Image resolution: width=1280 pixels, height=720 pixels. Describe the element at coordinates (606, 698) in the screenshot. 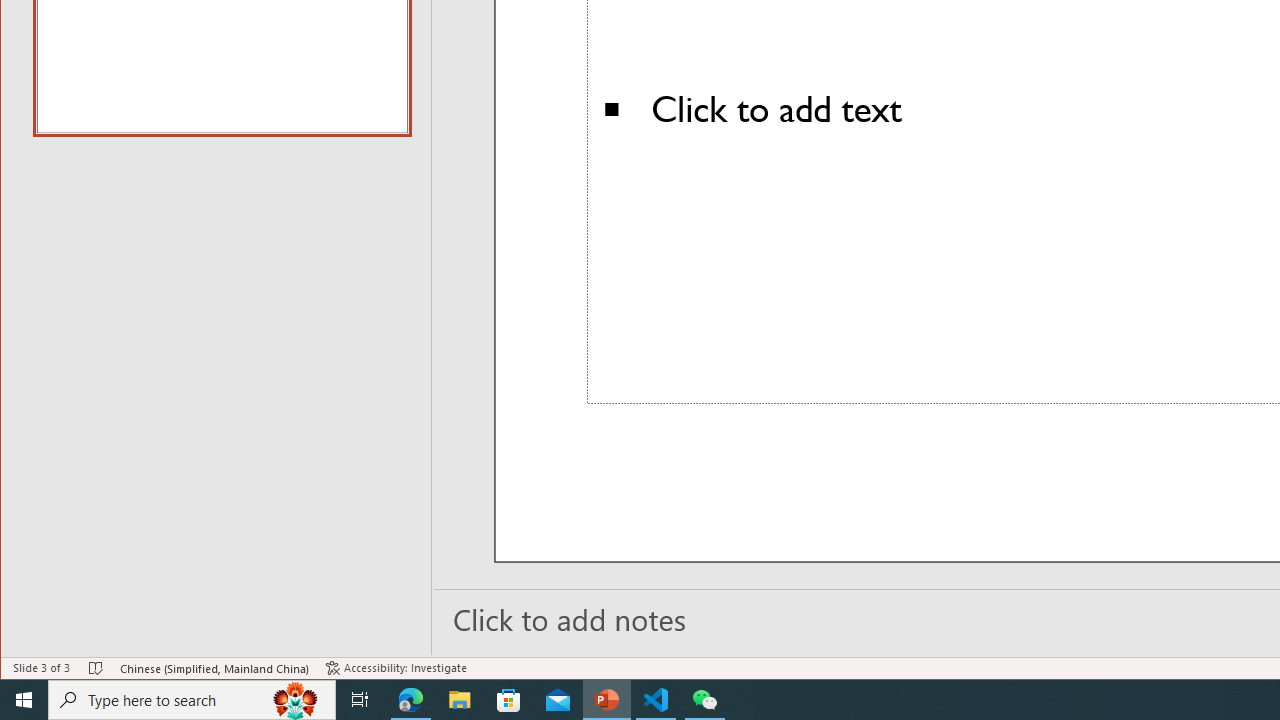

I see `'PowerPoint - 1 running window'` at that location.